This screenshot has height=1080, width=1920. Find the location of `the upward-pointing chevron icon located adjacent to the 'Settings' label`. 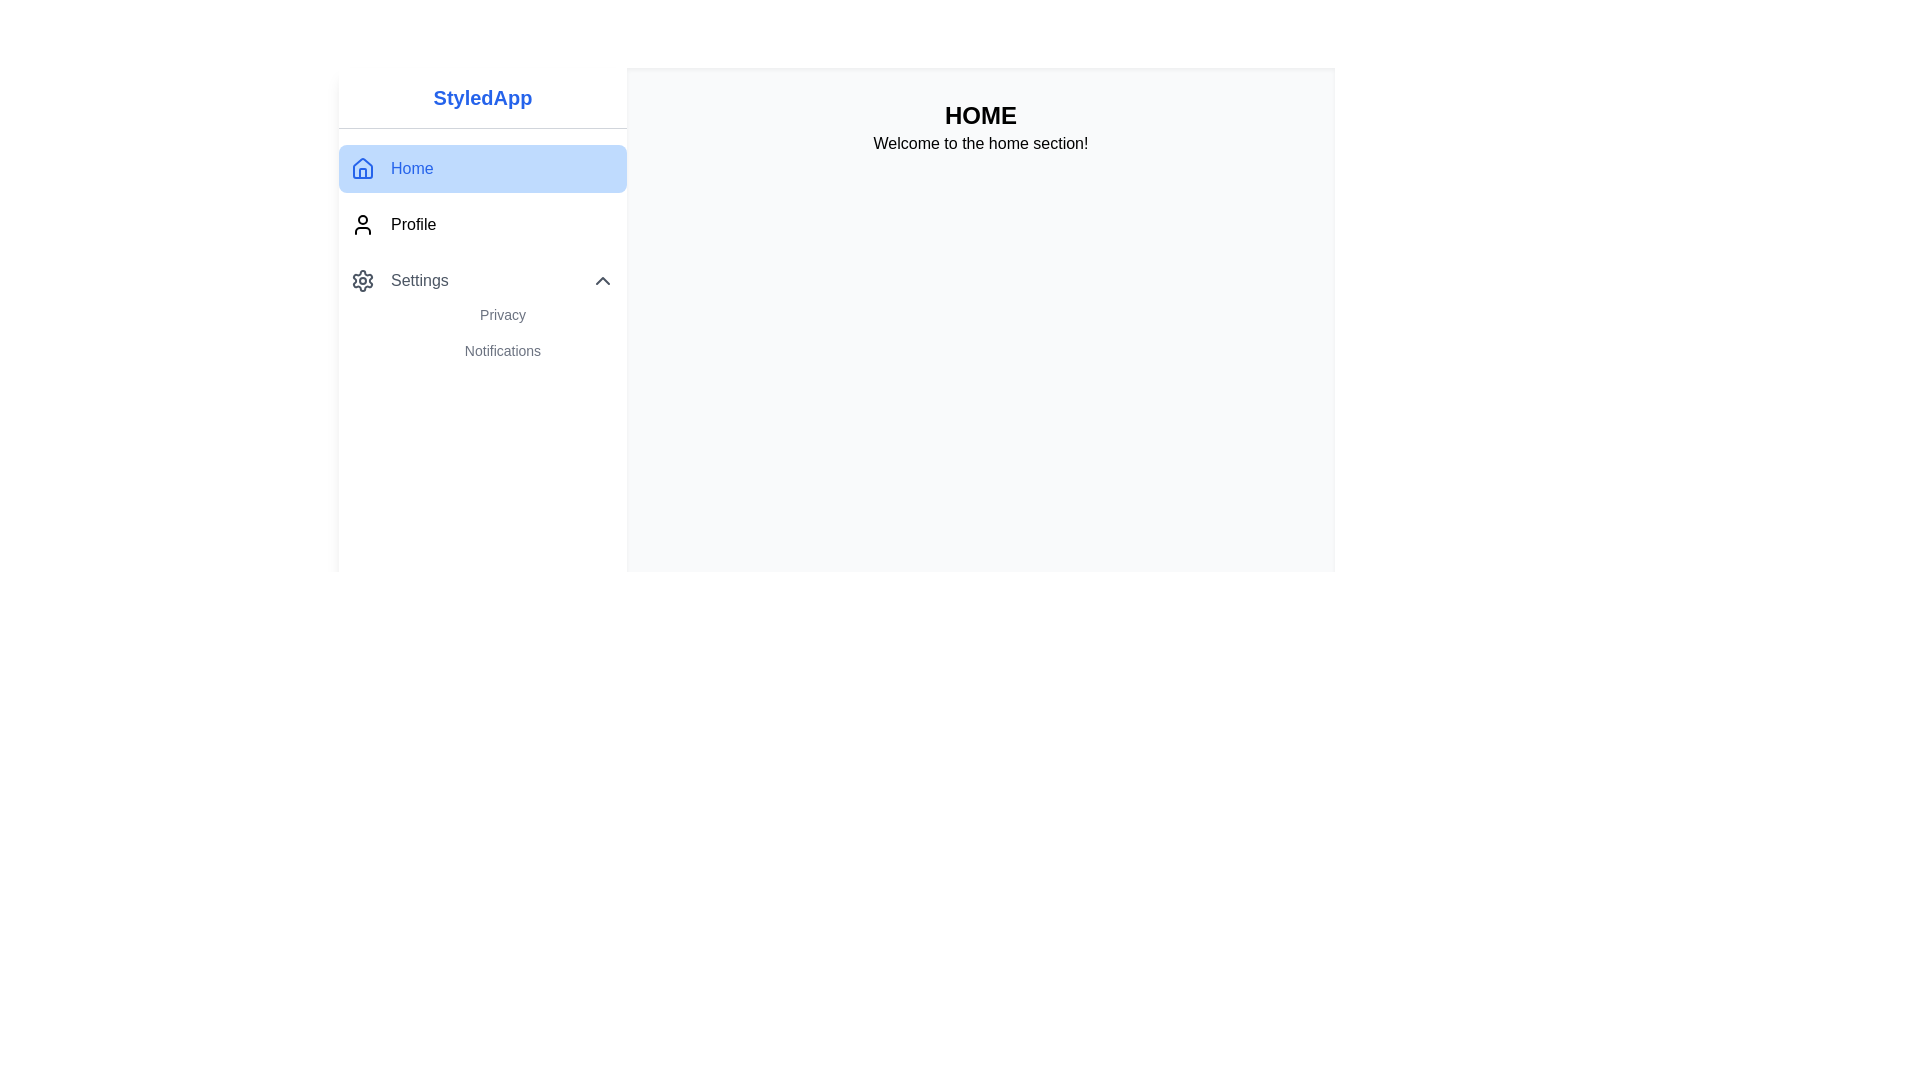

the upward-pointing chevron icon located adjacent to the 'Settings' label is located at coordinates (602, 281).